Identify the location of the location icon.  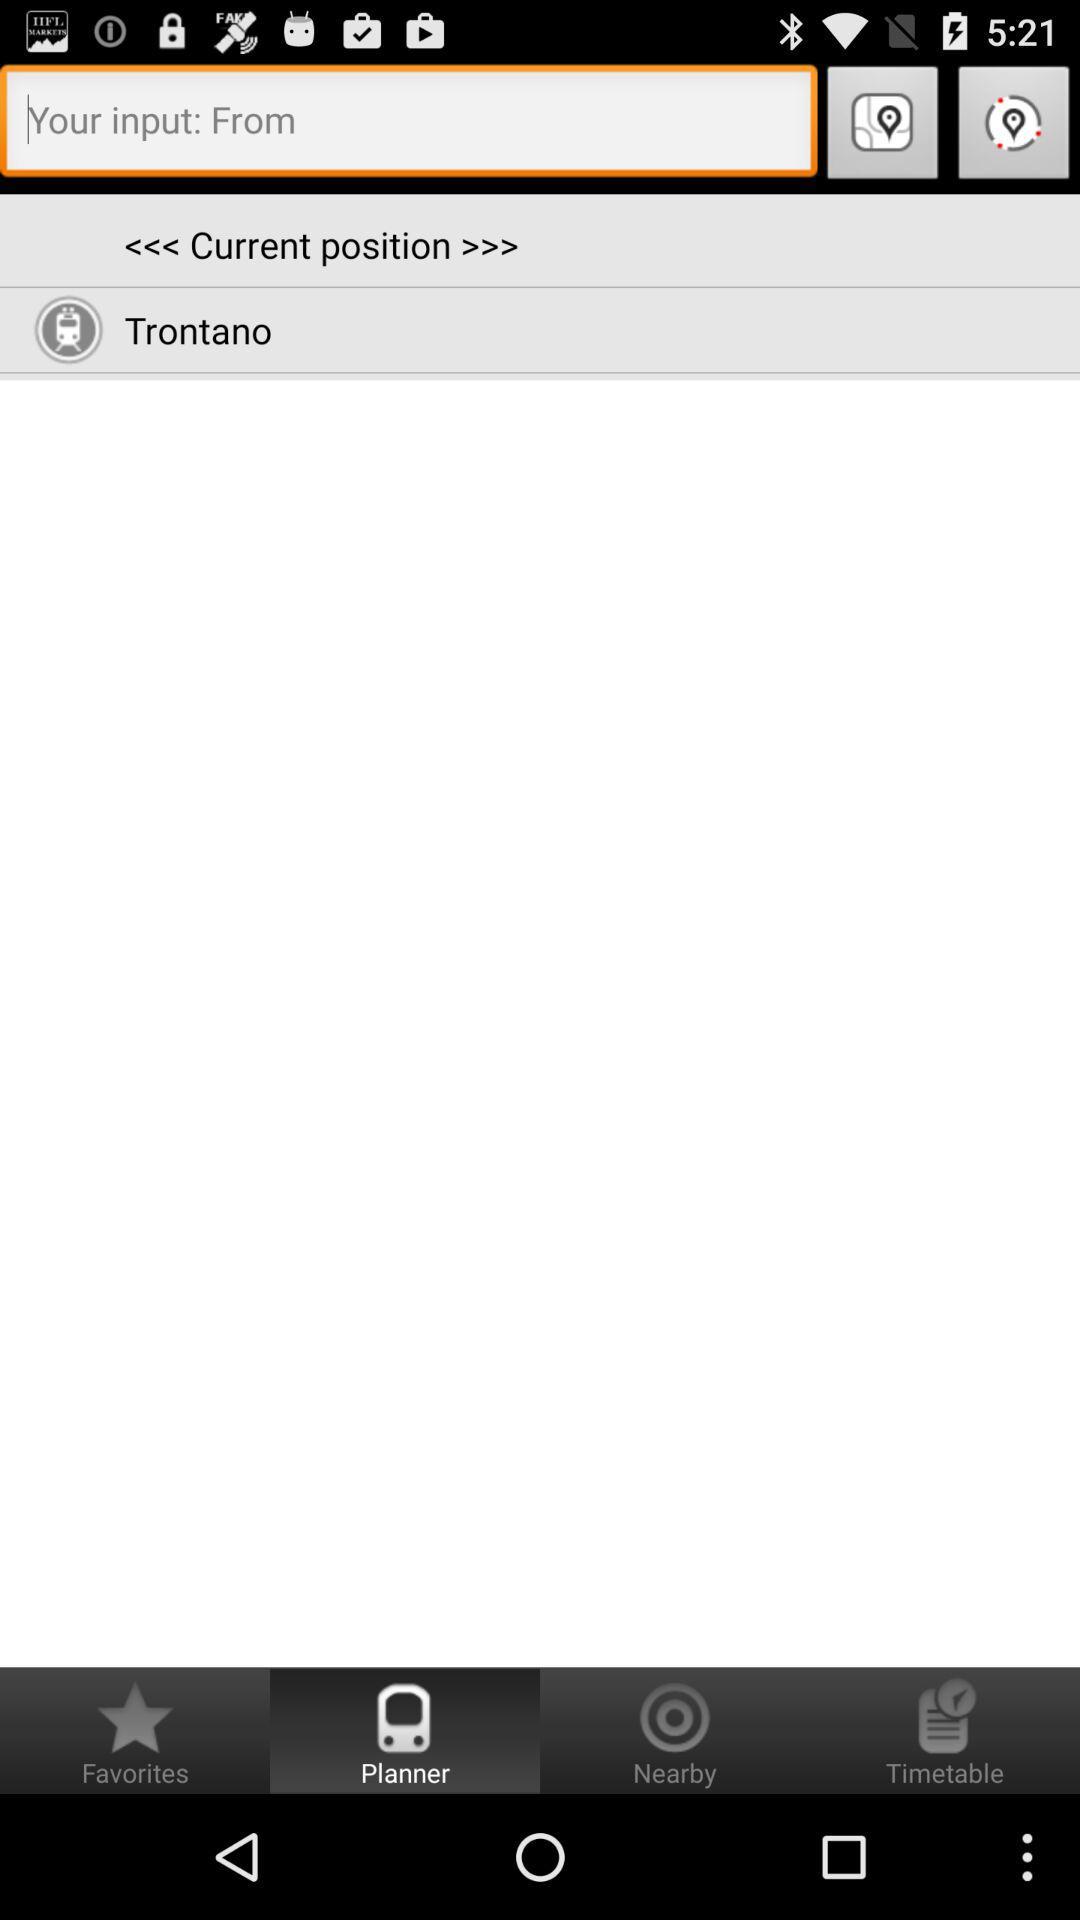
(1014, 136).